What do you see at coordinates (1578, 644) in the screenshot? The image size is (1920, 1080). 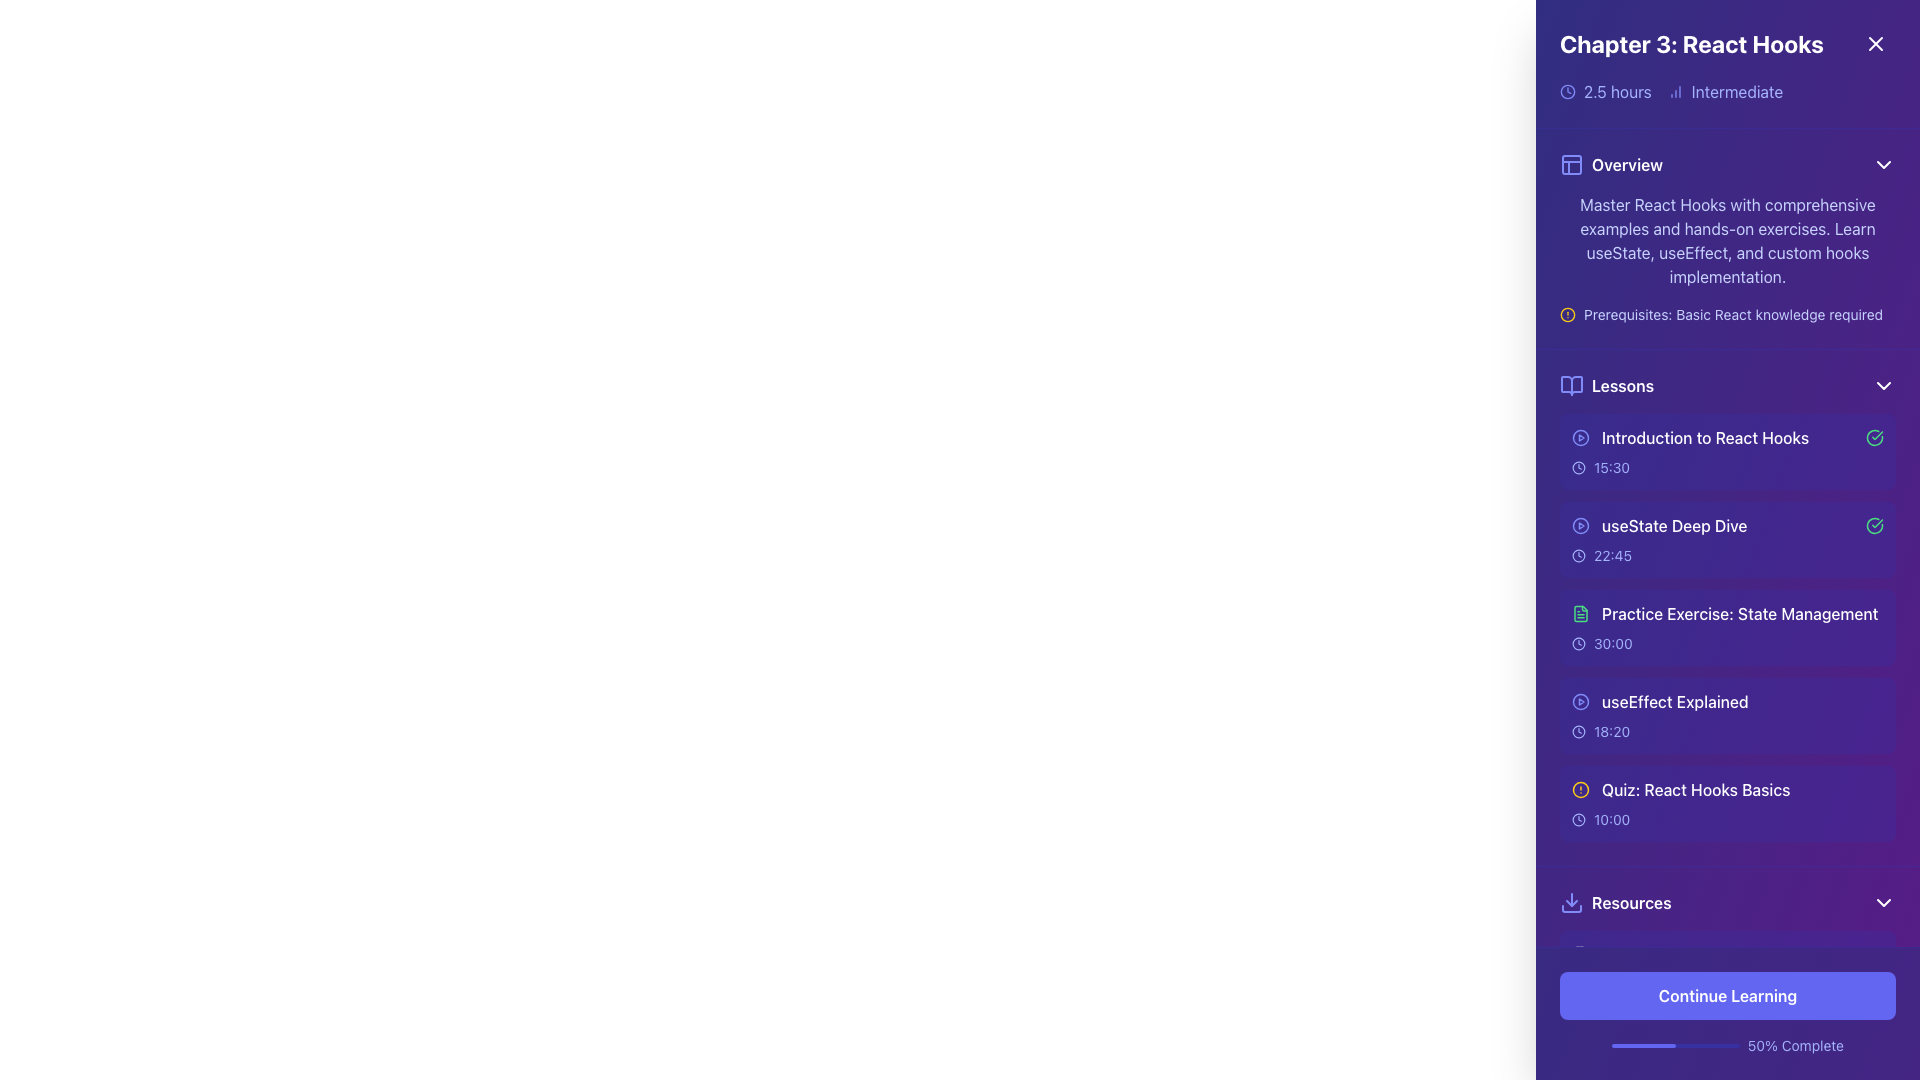 I see `the decorative clock icon representing time in the 'Practice Exercise: State Management' row, which is the leftmost component of the horizontal layout including '30:00'` at bounding box center [1578, 644].